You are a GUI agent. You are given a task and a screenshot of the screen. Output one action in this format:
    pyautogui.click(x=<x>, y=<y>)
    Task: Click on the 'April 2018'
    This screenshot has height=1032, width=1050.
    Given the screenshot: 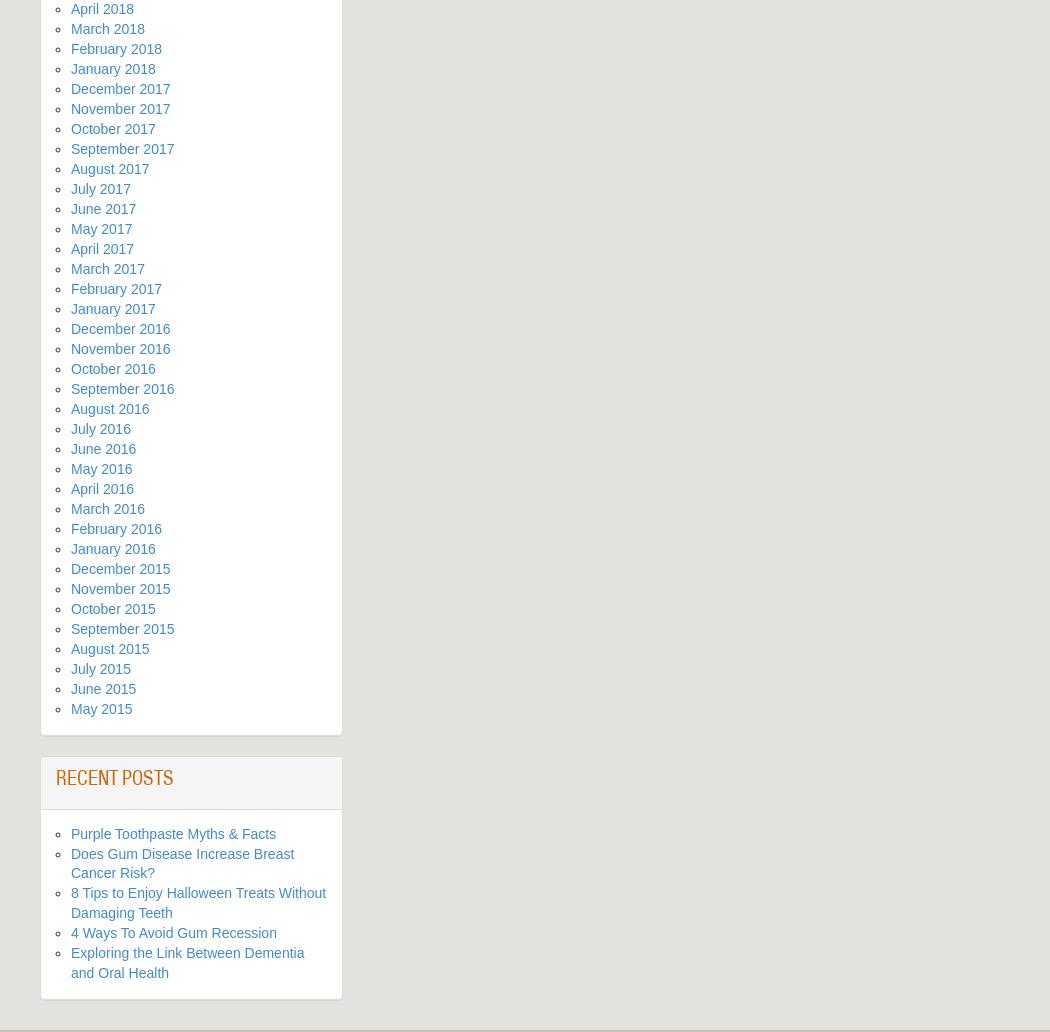 What is the action you would take?
    pyautogui.click(x=102, y=8)
    